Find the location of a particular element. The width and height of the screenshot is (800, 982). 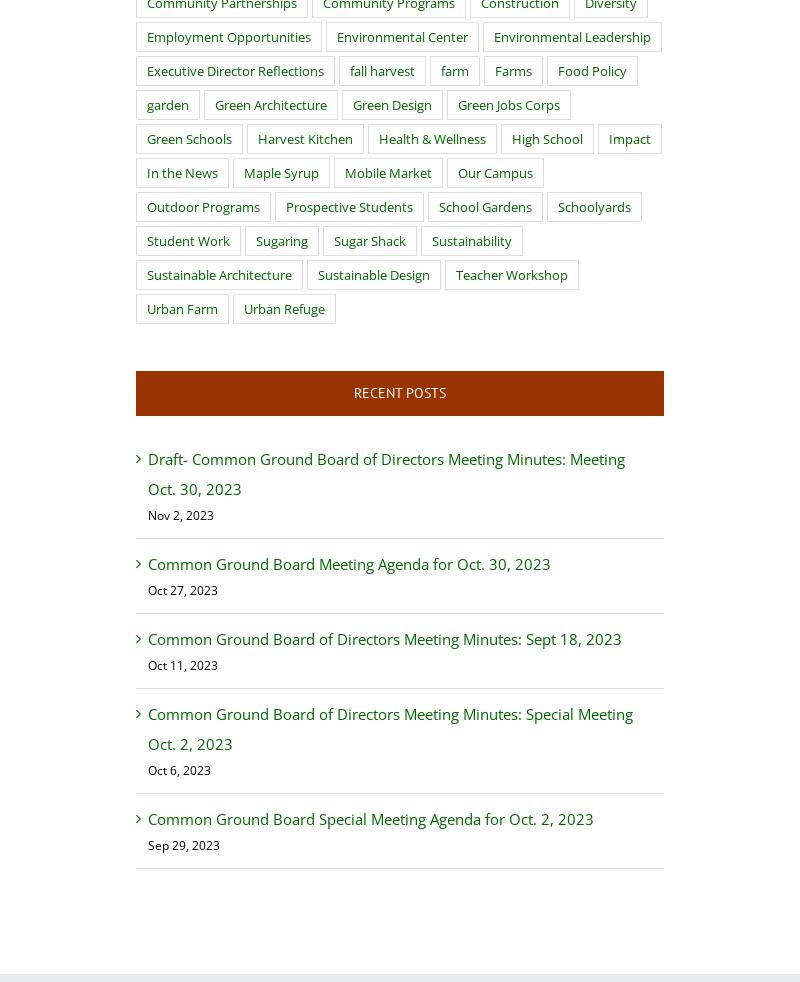

'Common Ground Board of Directors Meeting Minutes: Sept 18, 2023' is located at coordinates (383, 637).